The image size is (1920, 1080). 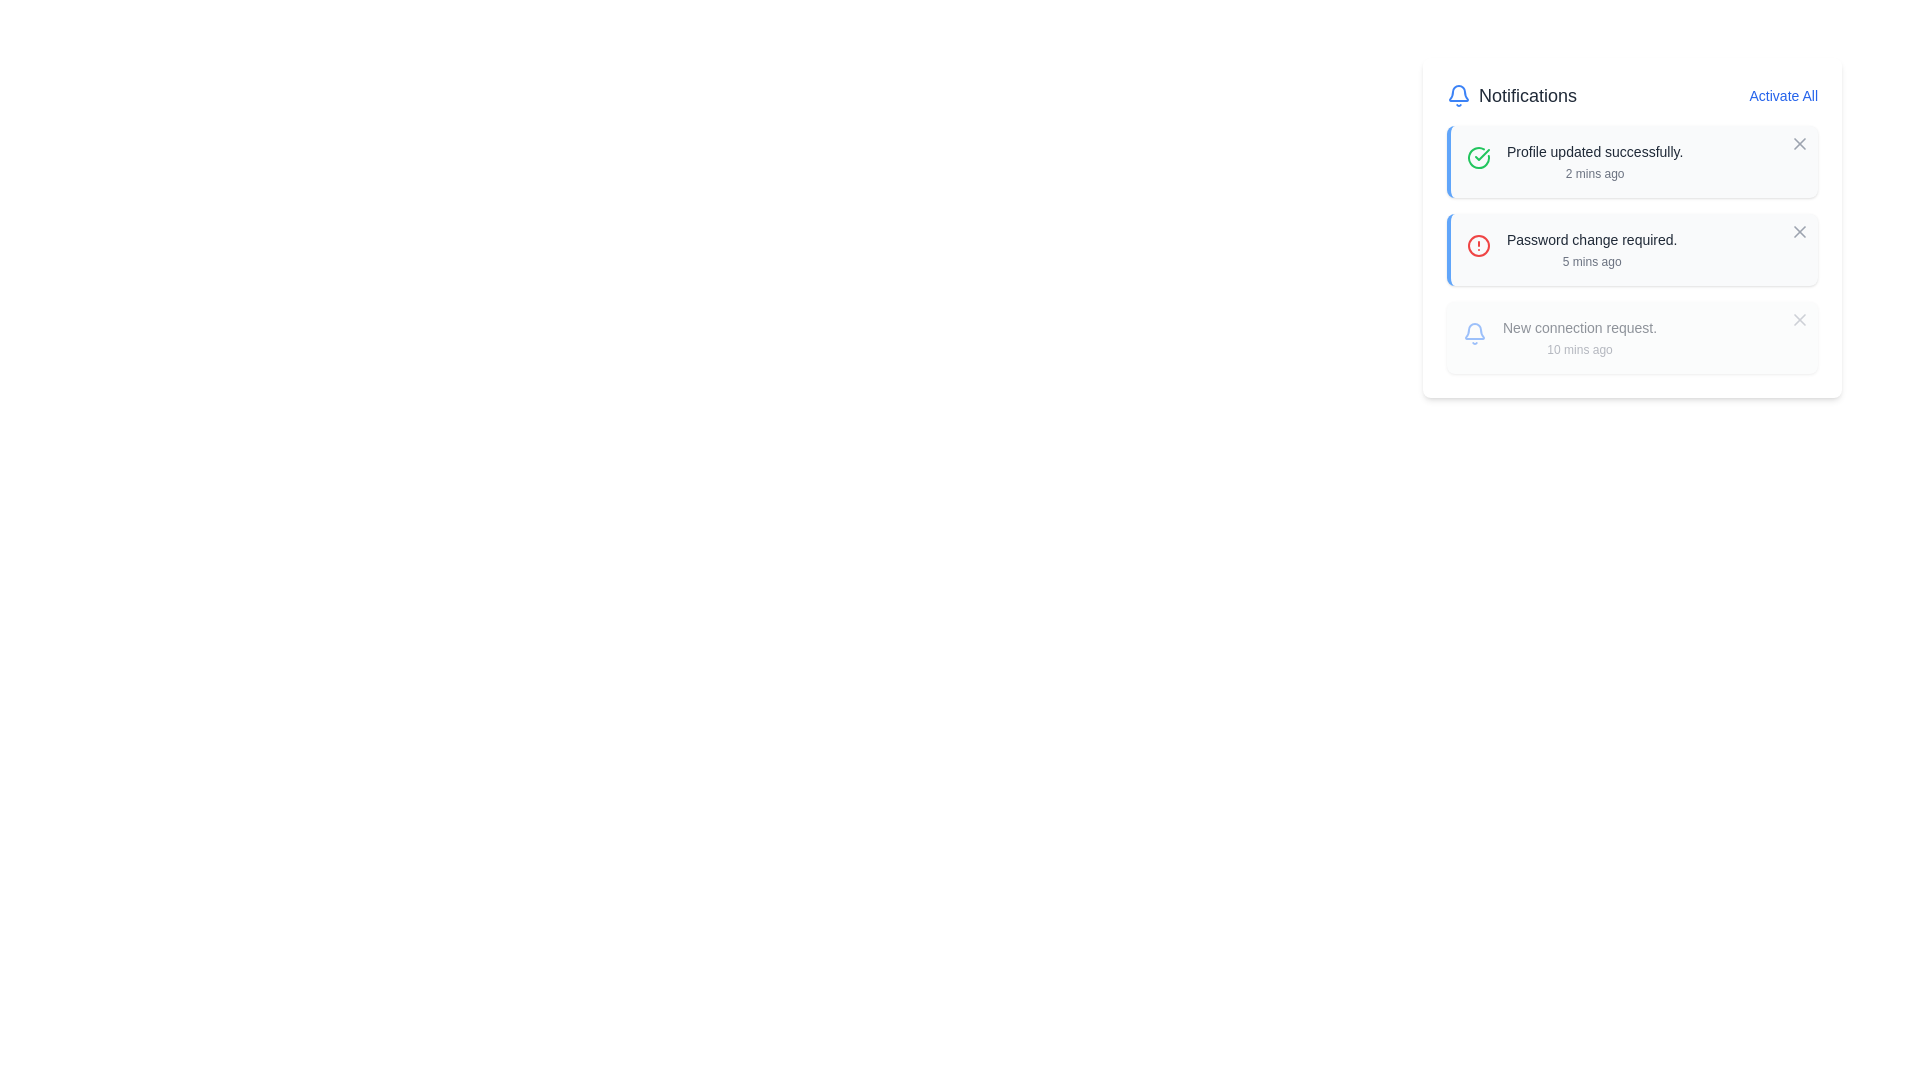 What do you see at coordinates (1478, 163) in the screenshot?
I see `the circular success icon with a green border and checkmark located to the left of the text 'Profile updated successfully.' in the first notification card` at bounding box center [1478, 163].